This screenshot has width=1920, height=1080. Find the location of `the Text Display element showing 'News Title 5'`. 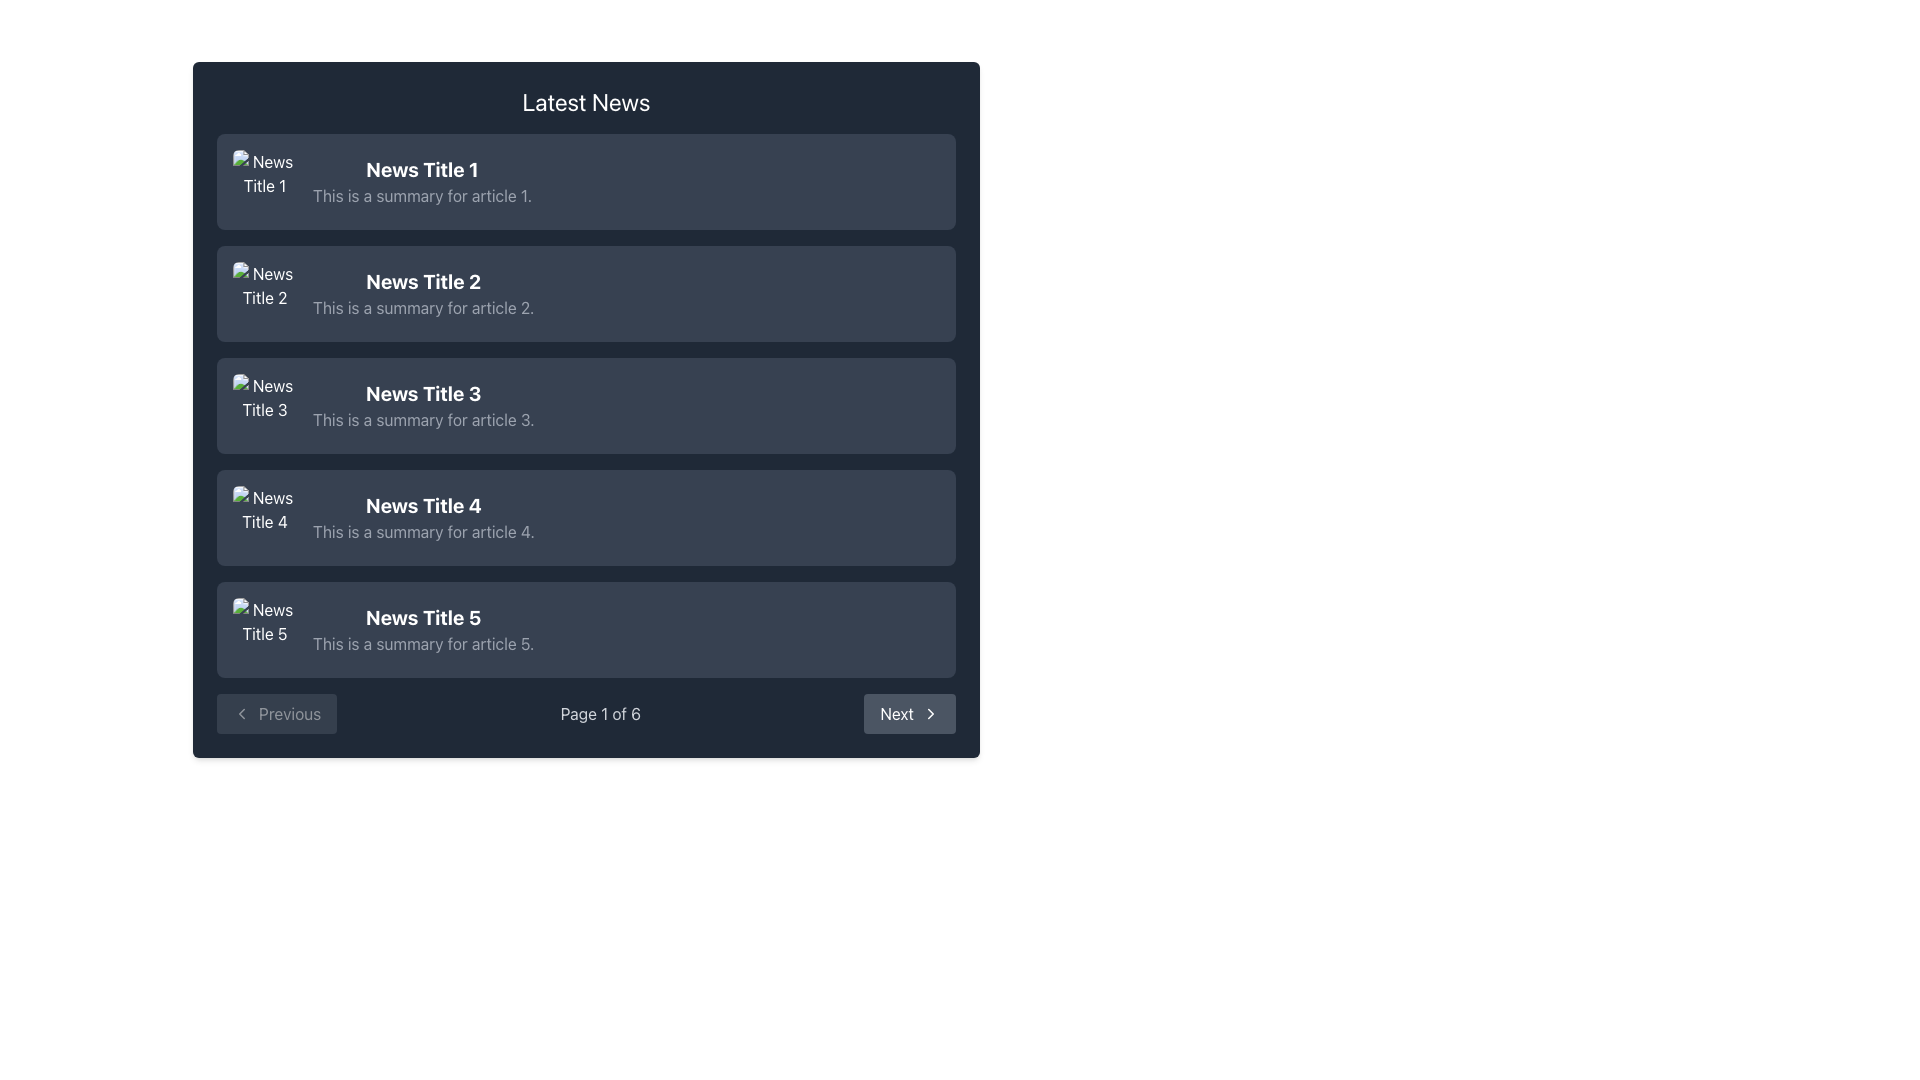

the Text Display element showing 'News Title 5' is located at coordinates (422, 628).